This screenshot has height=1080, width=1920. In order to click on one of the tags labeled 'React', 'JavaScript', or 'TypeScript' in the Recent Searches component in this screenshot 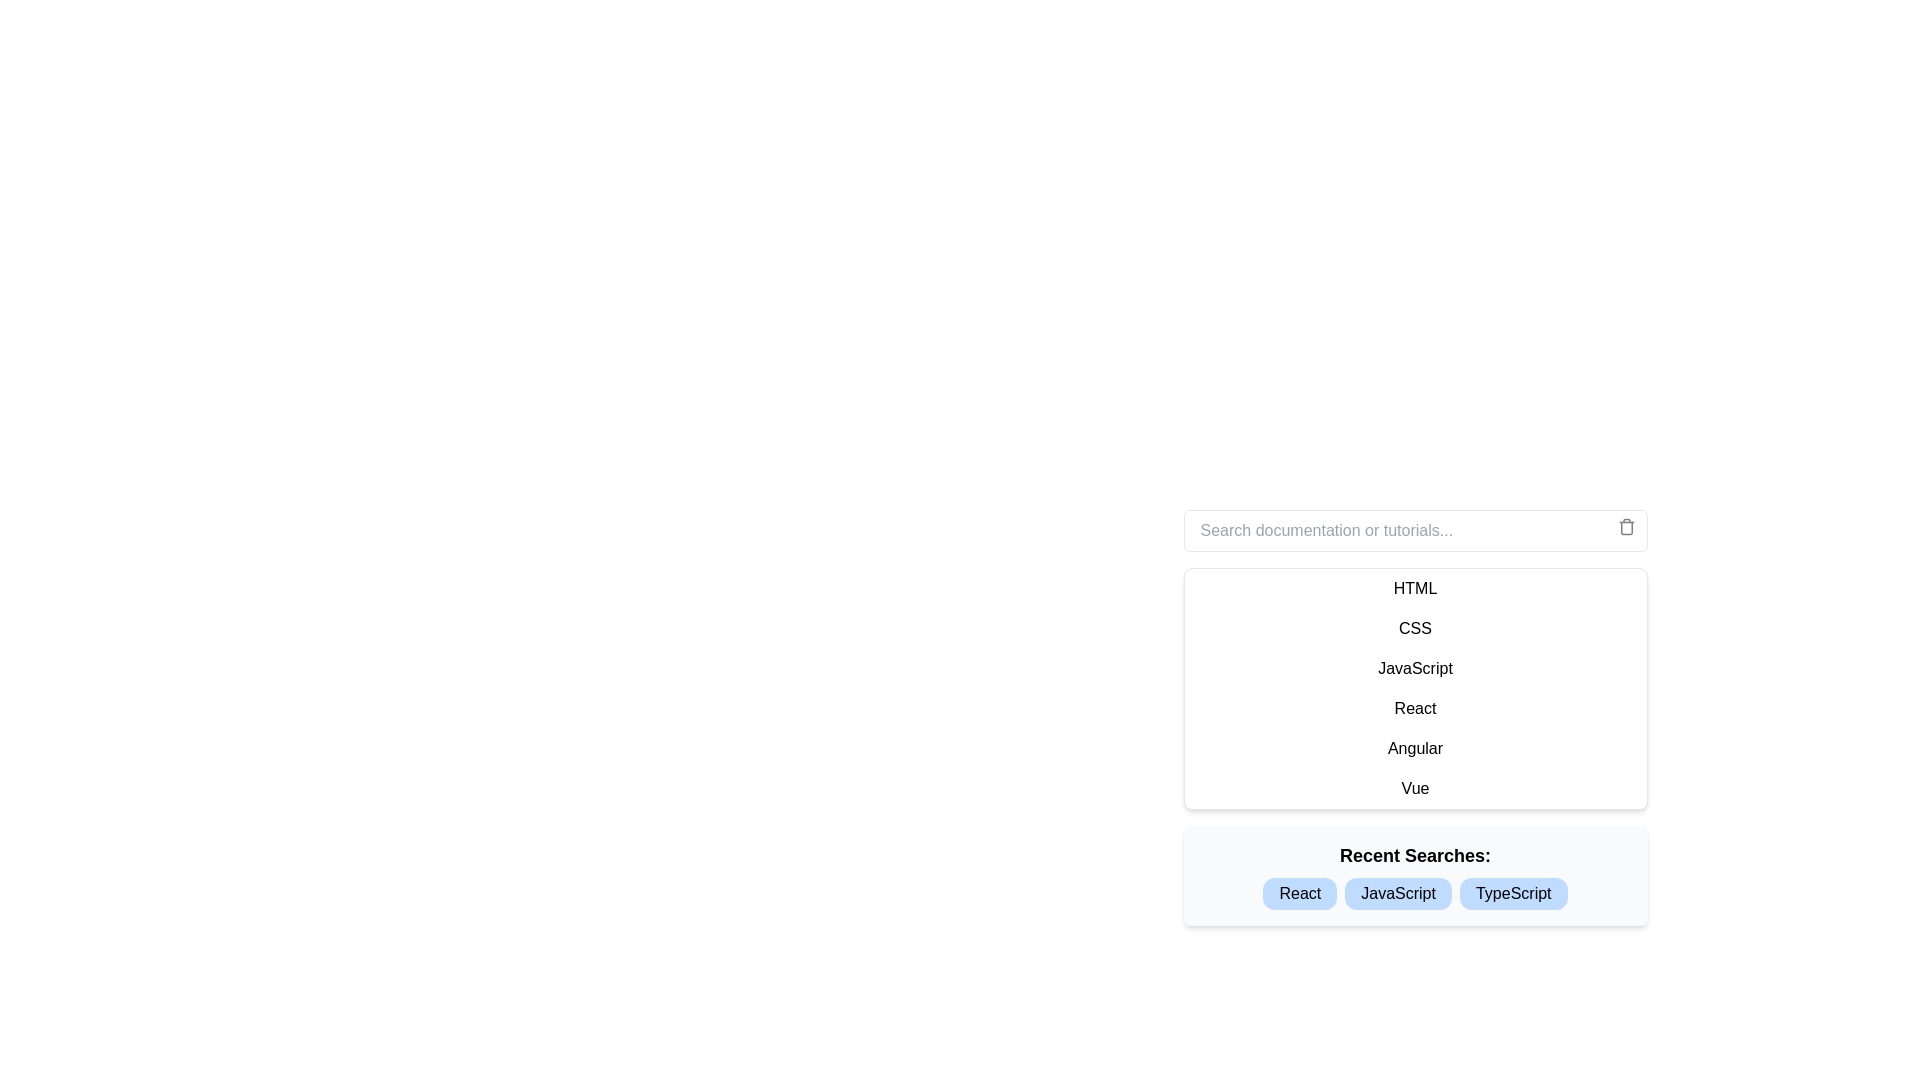, I will do `click(1414, 874)`.